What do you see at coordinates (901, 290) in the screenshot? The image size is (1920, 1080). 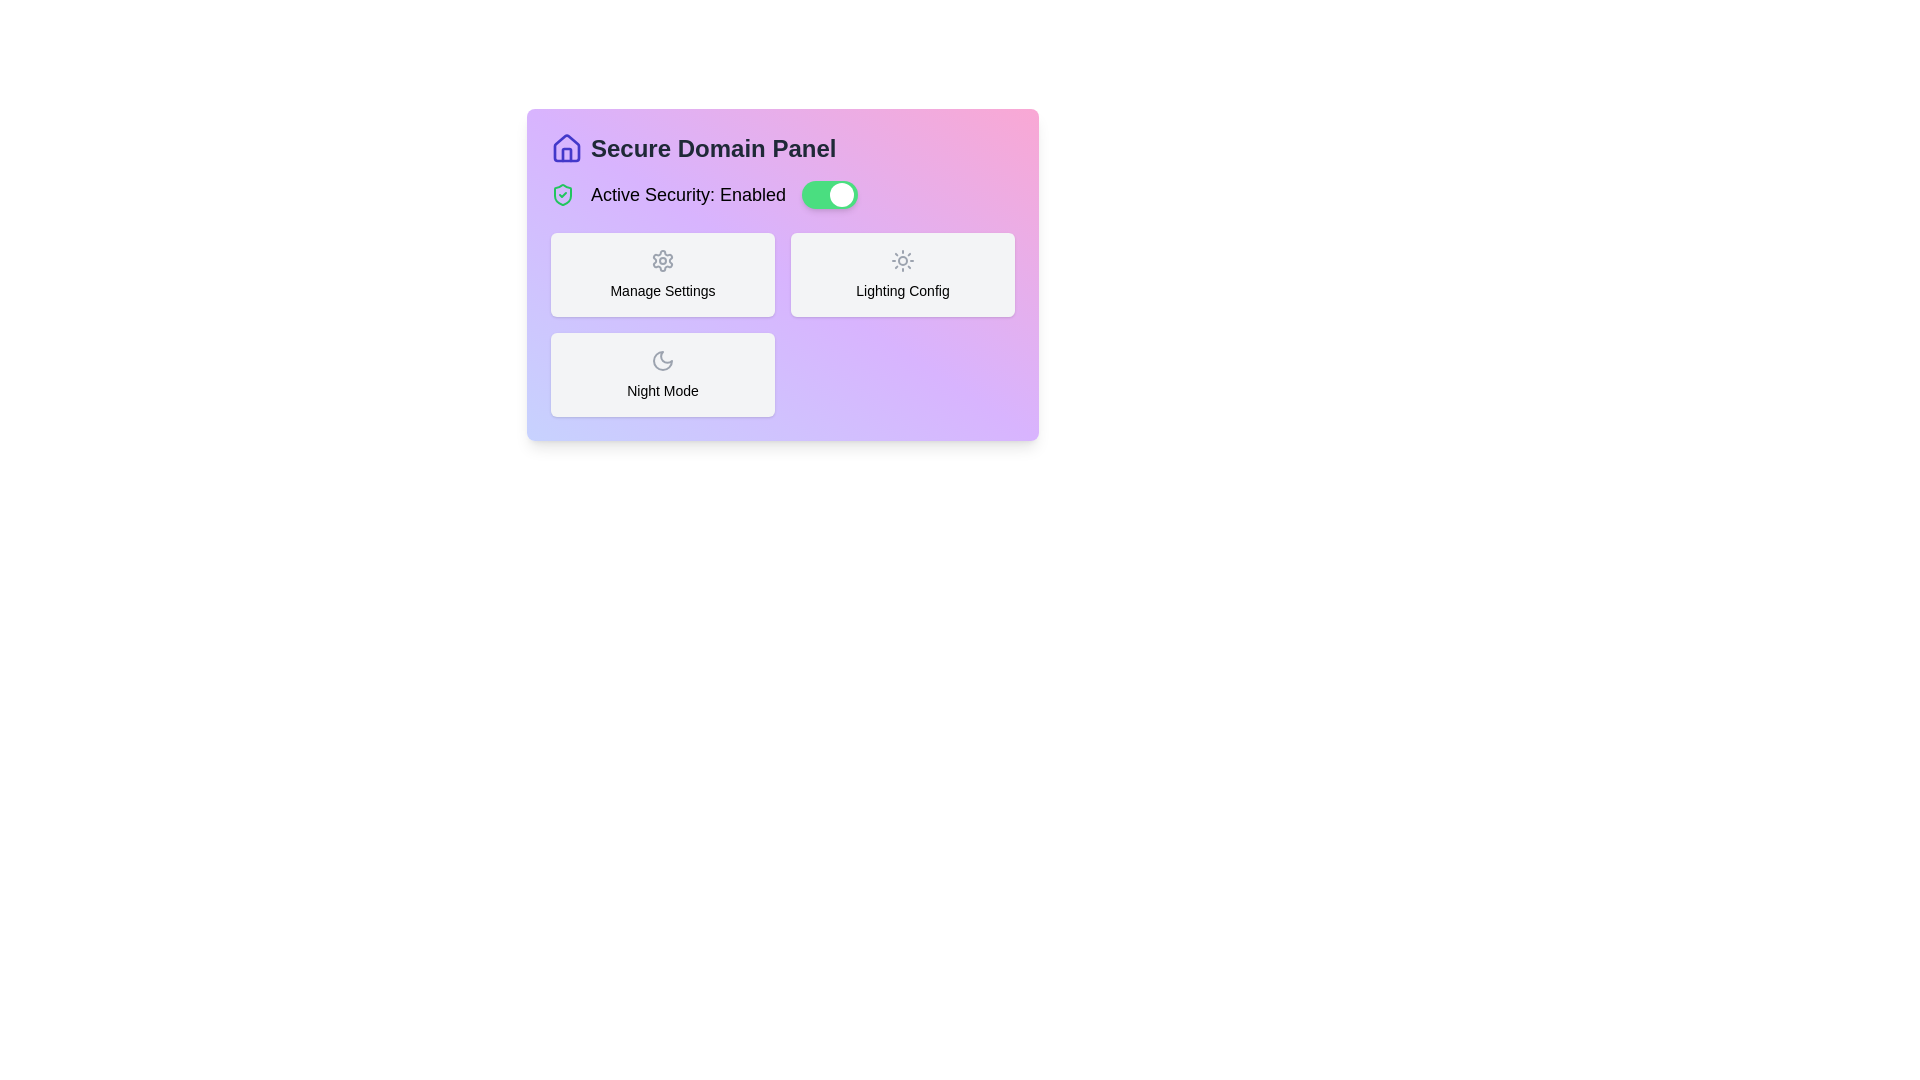 I see `text displayed in the 'Lighting Config' label which is centered in a button-like element on a light gray background` at bounding box center [901, 290].